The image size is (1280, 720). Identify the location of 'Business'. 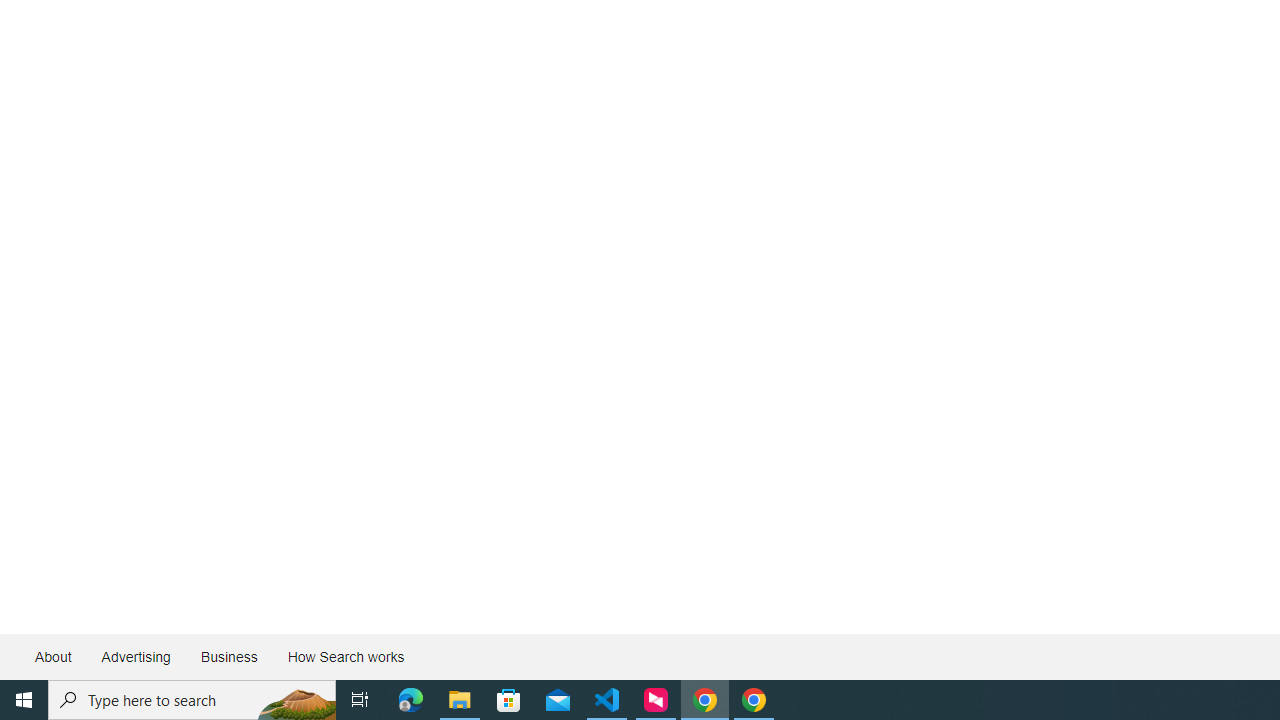
(229, 657).